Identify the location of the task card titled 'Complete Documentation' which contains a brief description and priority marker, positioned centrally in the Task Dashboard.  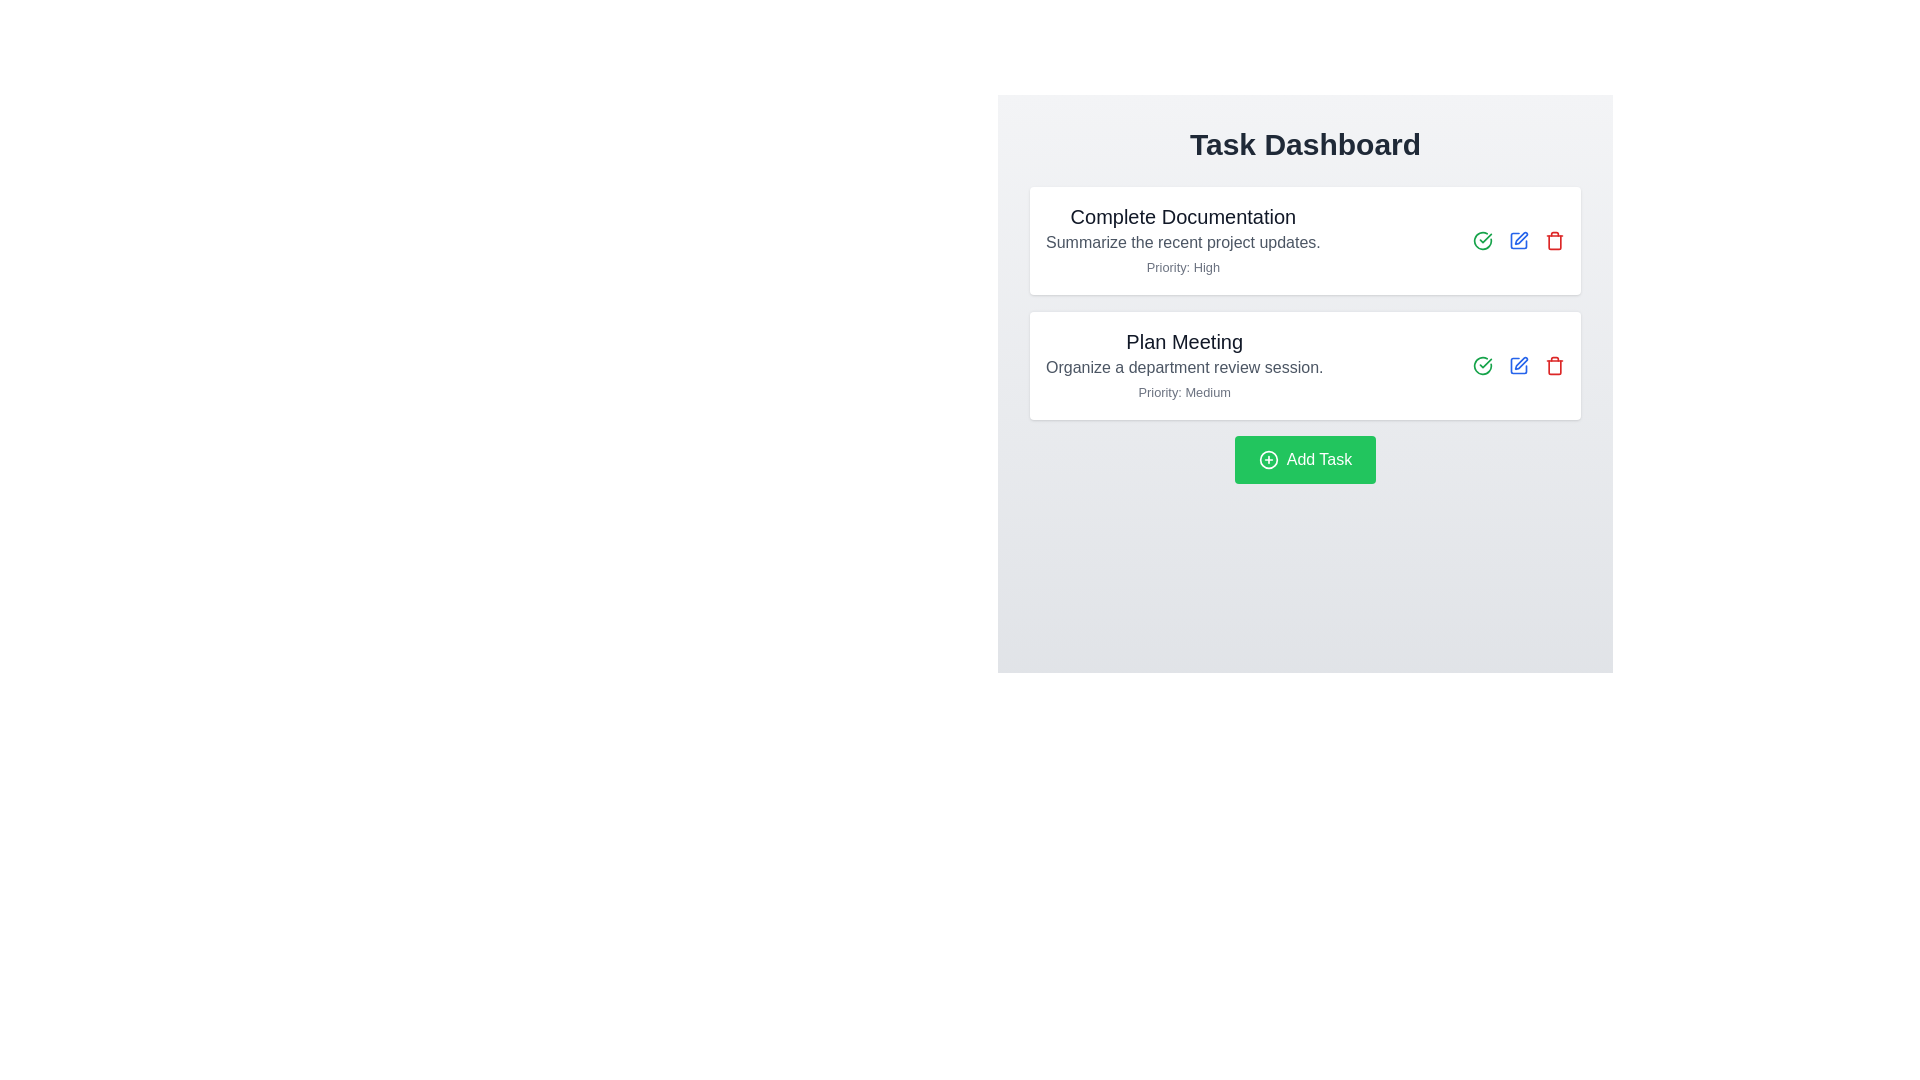
(1305, 239).